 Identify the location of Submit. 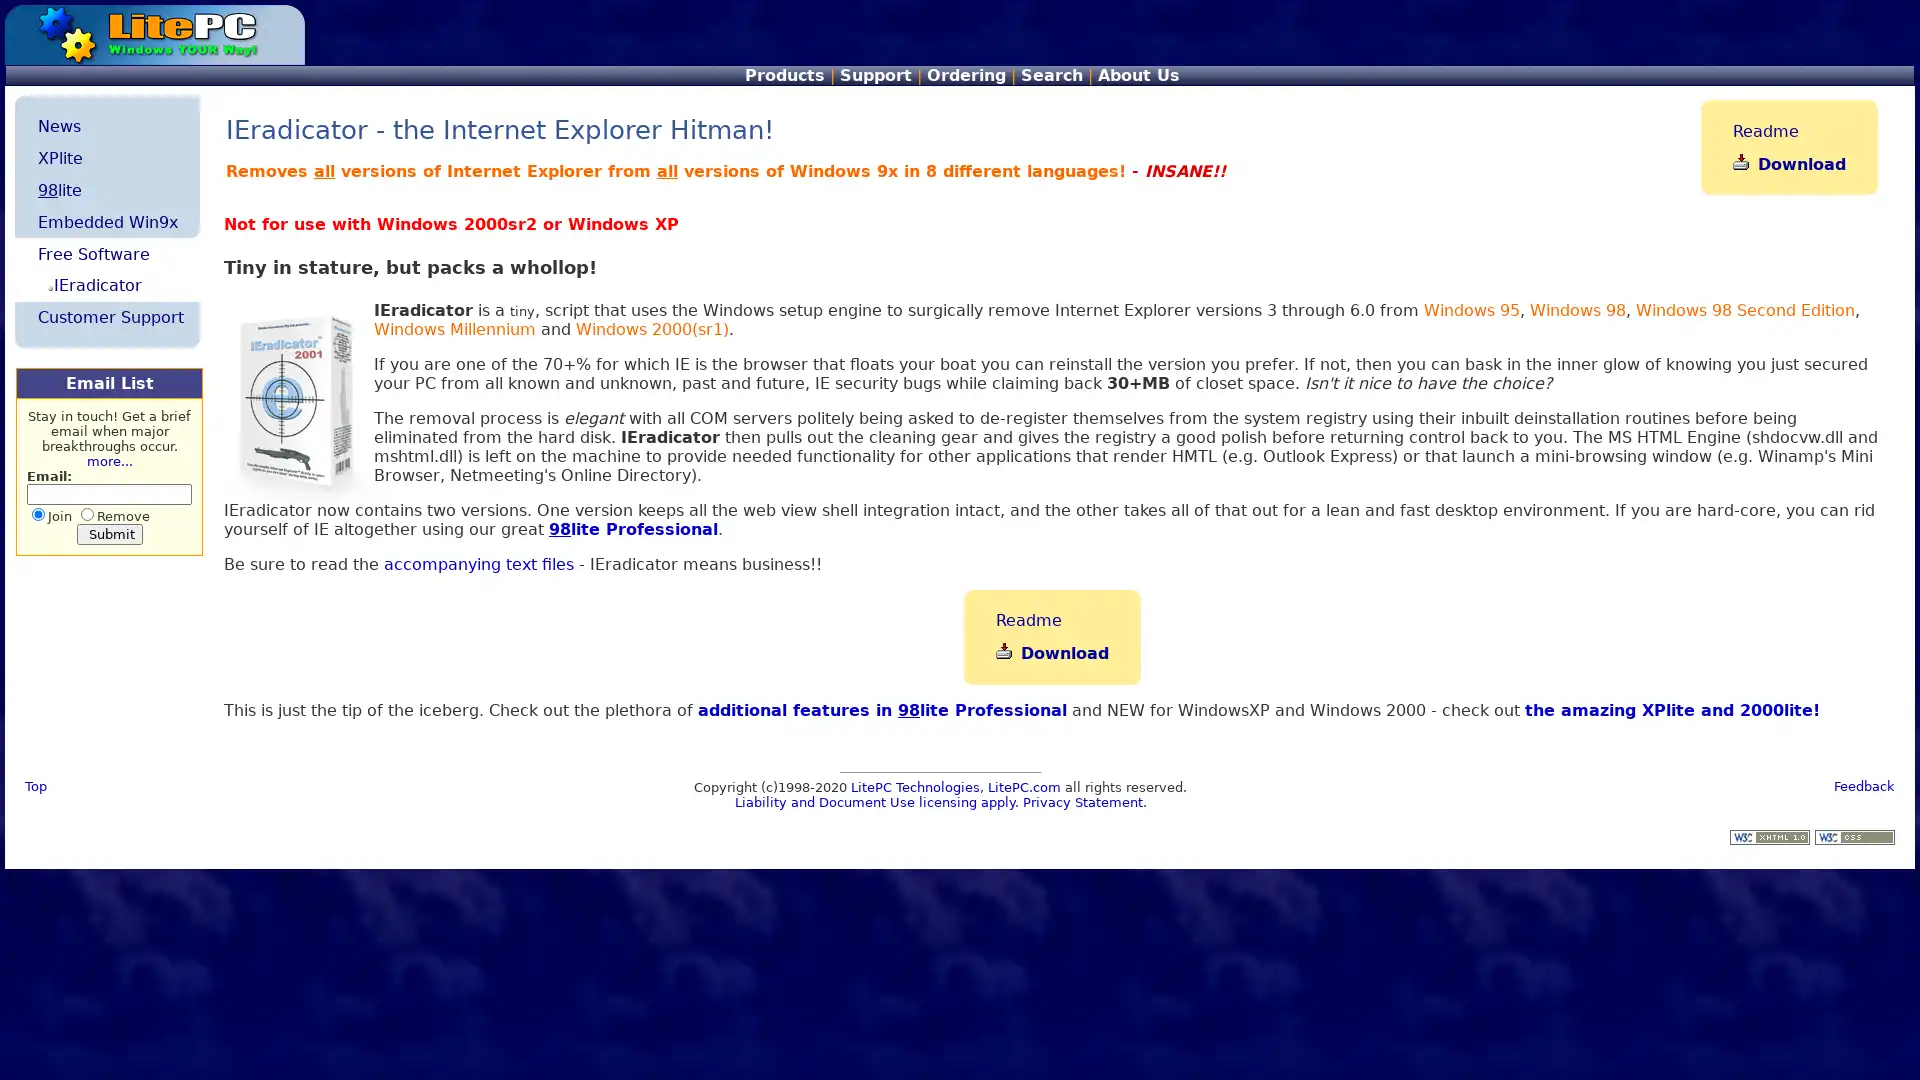
(108, 533).